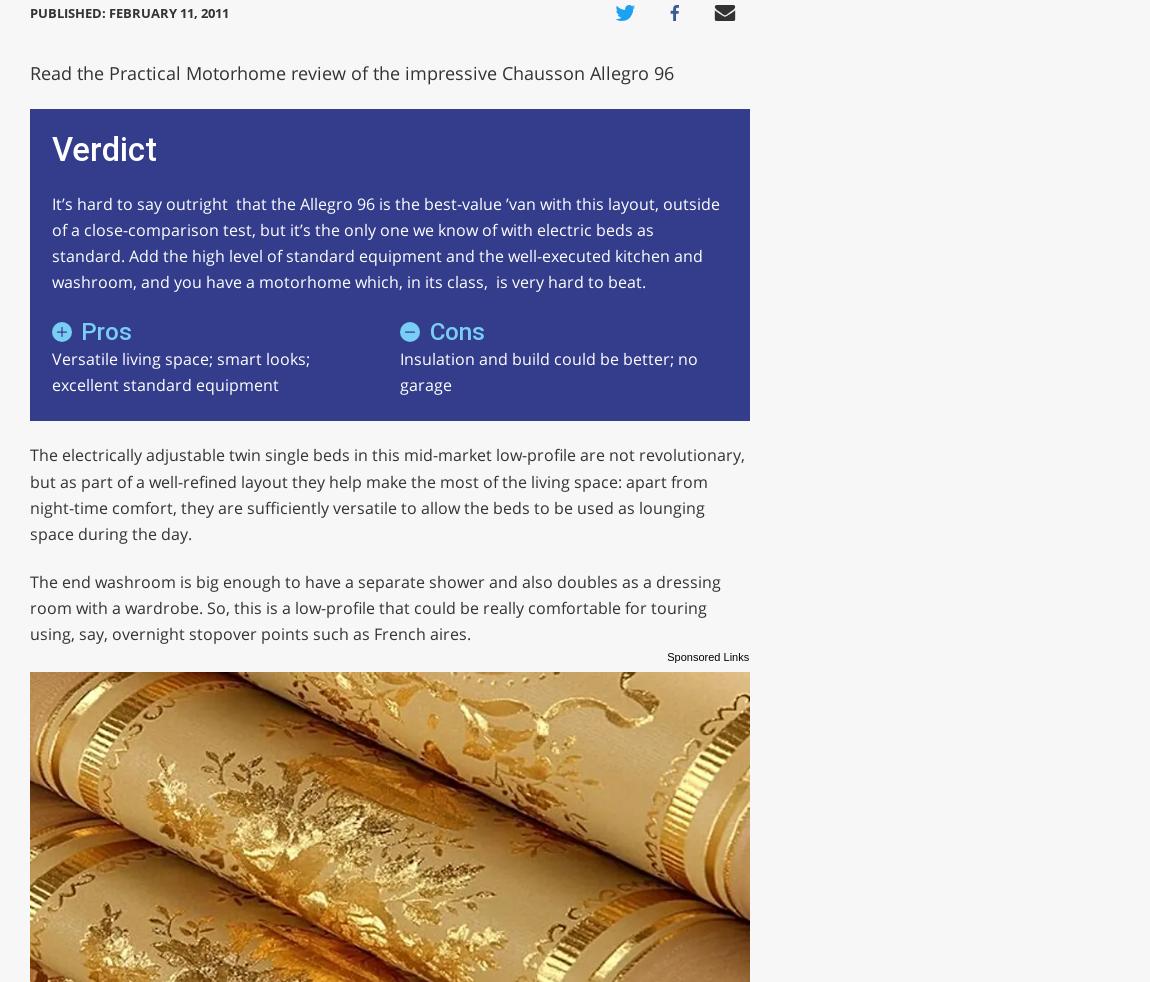 This screenshot has height=982, width=1150. I want to click on 'The electrically adjustable twin single beds in this mid-market low-profile are not revolutionary, but as part of a well-refined layout they help make the most of the living space: apart from night-time comfort, they are sufficiently versatile to allow the beds to be used as lounging space during the day.', so click(386, 493).